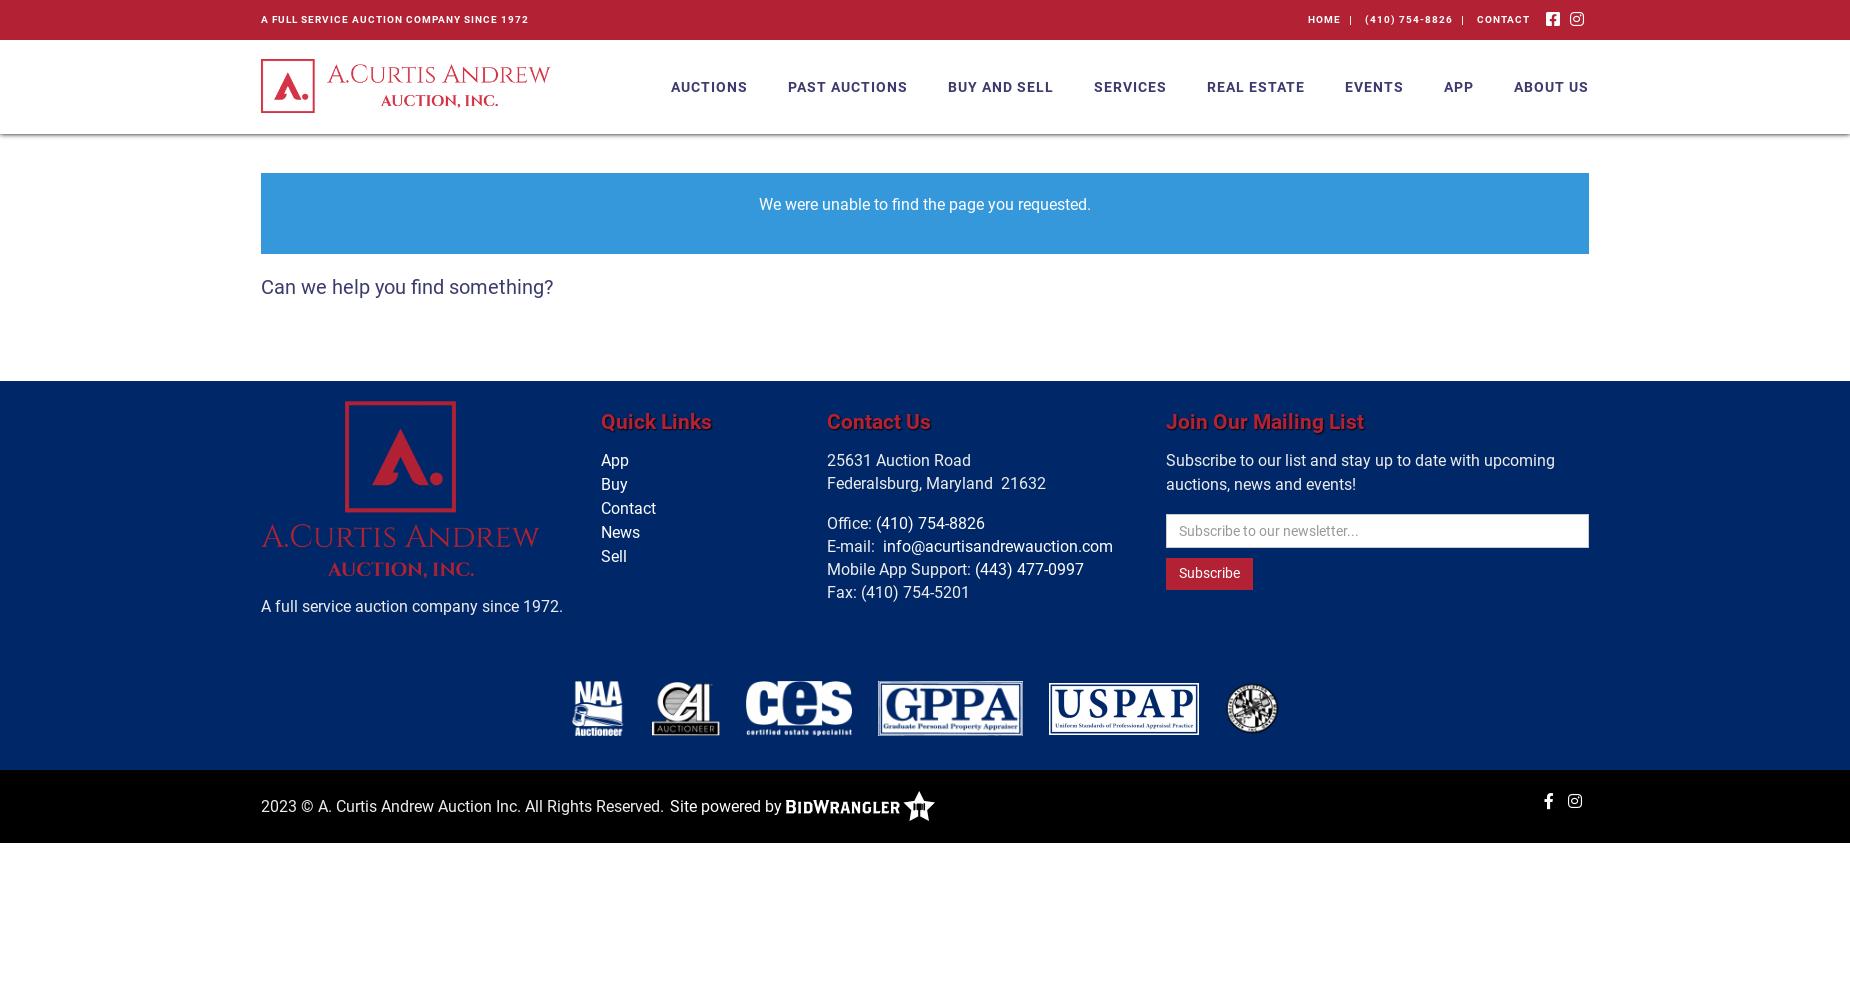 Image resolution: width=1850 pixels, height=1000 pixels. What do you see at coordinates (727, 805) in the screenshot?
I see `'Site powered by'` at bounding box center [727, 805].